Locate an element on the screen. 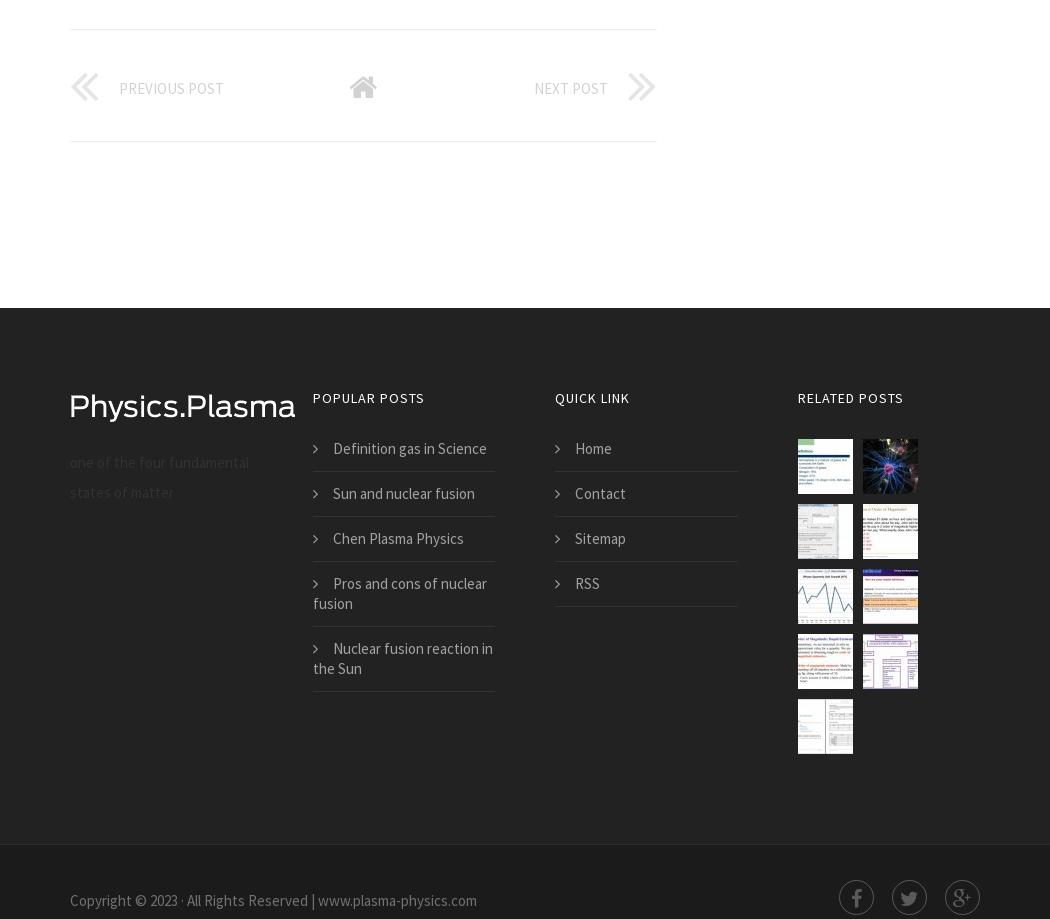  'Sitemap' is located at coordinates (600, 537).